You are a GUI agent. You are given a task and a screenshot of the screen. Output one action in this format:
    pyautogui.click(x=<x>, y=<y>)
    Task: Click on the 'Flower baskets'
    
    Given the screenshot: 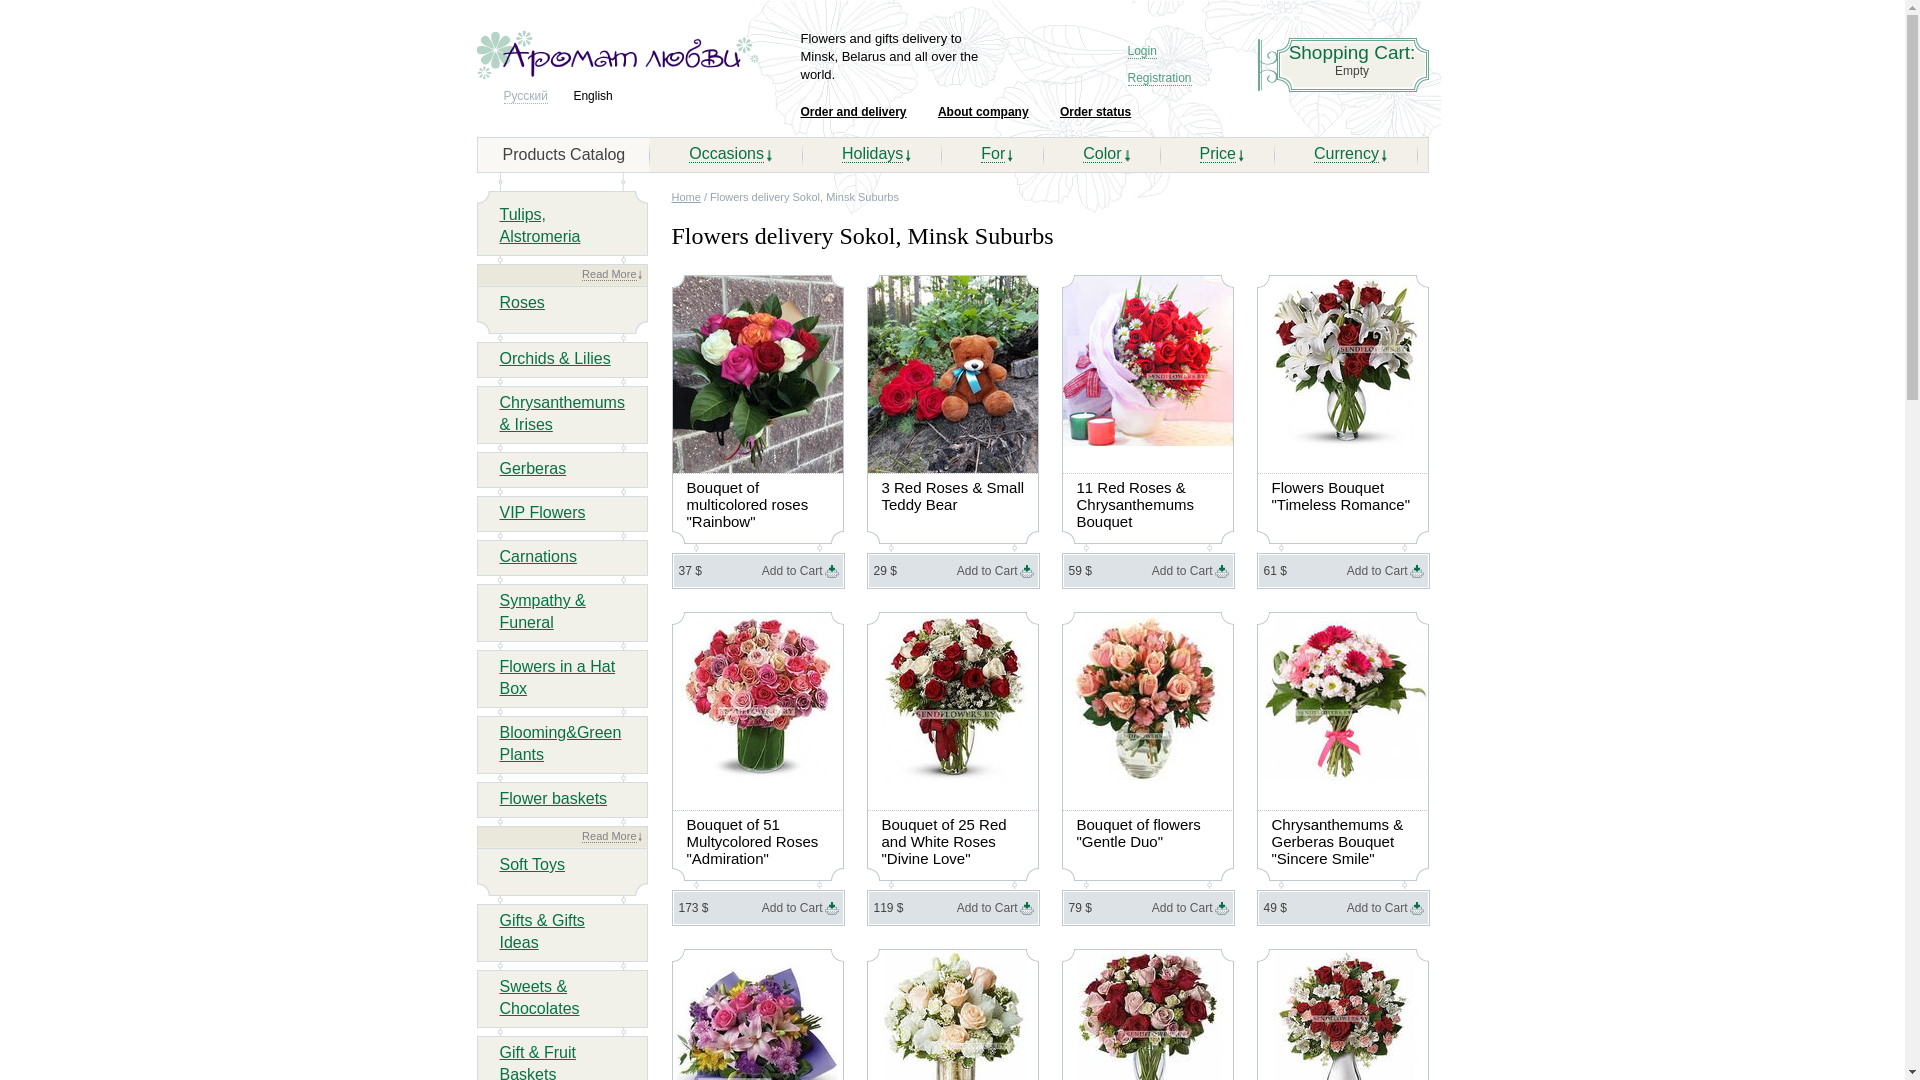 What is the action you would take?
    pyautogui.click(x=553, y=797)
    